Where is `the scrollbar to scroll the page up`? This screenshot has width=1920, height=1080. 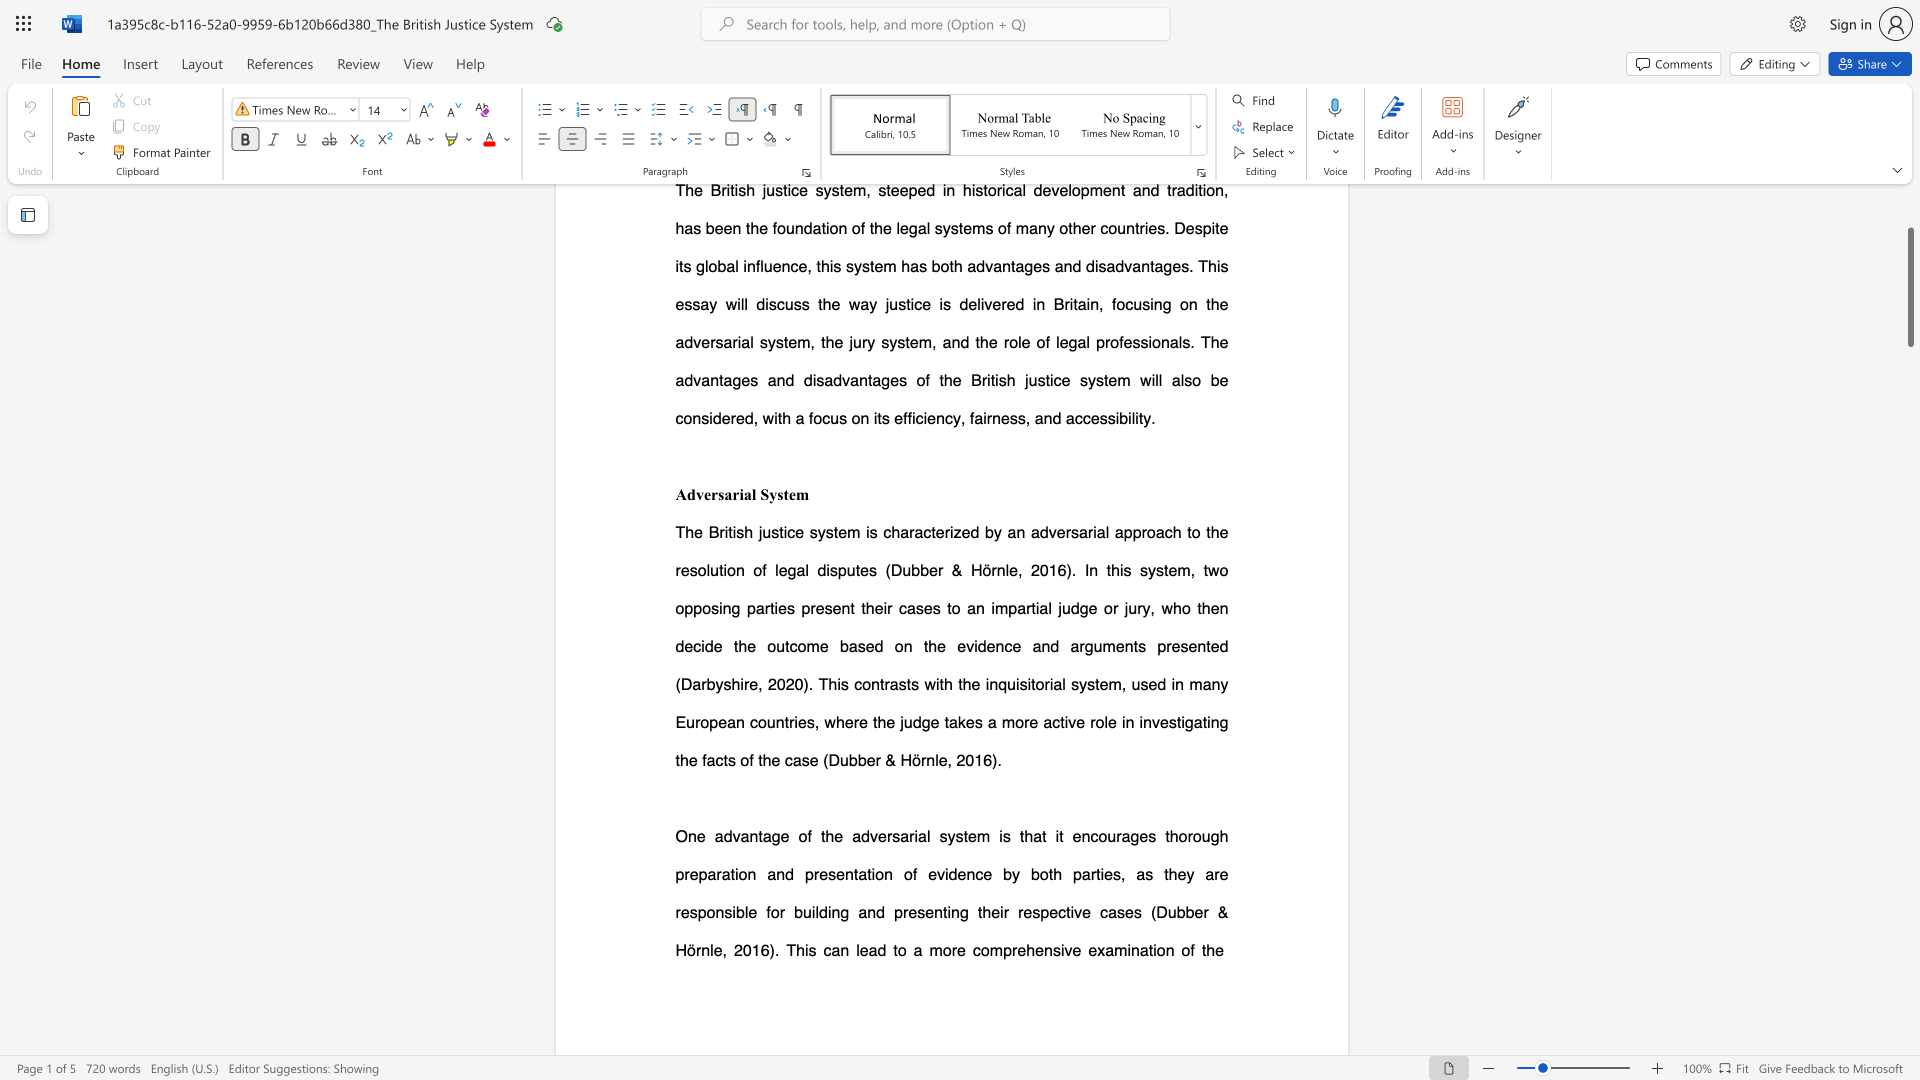
the scrollbar to scroll the page up is located at coordinates (1909, 209).